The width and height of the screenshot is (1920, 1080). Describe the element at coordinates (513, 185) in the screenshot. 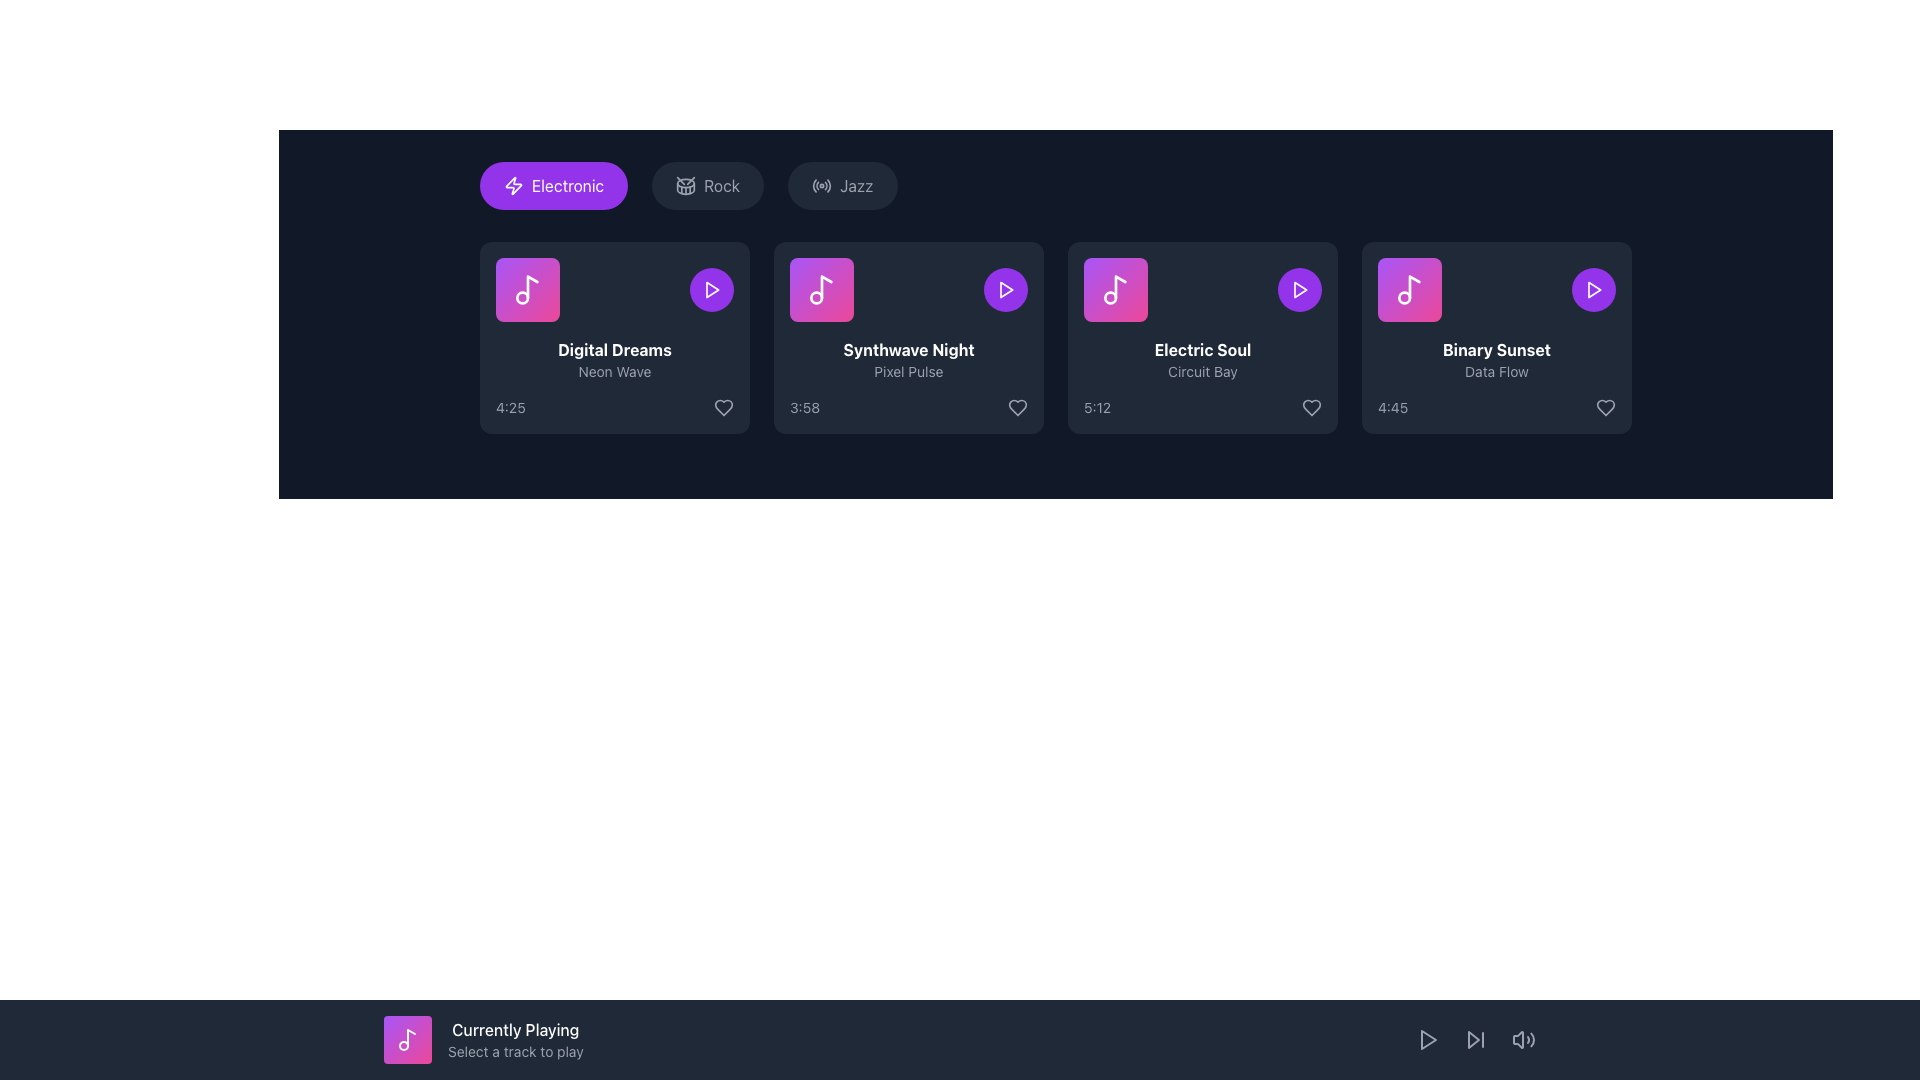

I see `the lightning bolt shaped icon located within the 'Electronic' tag at the top-left region of the interface` at that location.